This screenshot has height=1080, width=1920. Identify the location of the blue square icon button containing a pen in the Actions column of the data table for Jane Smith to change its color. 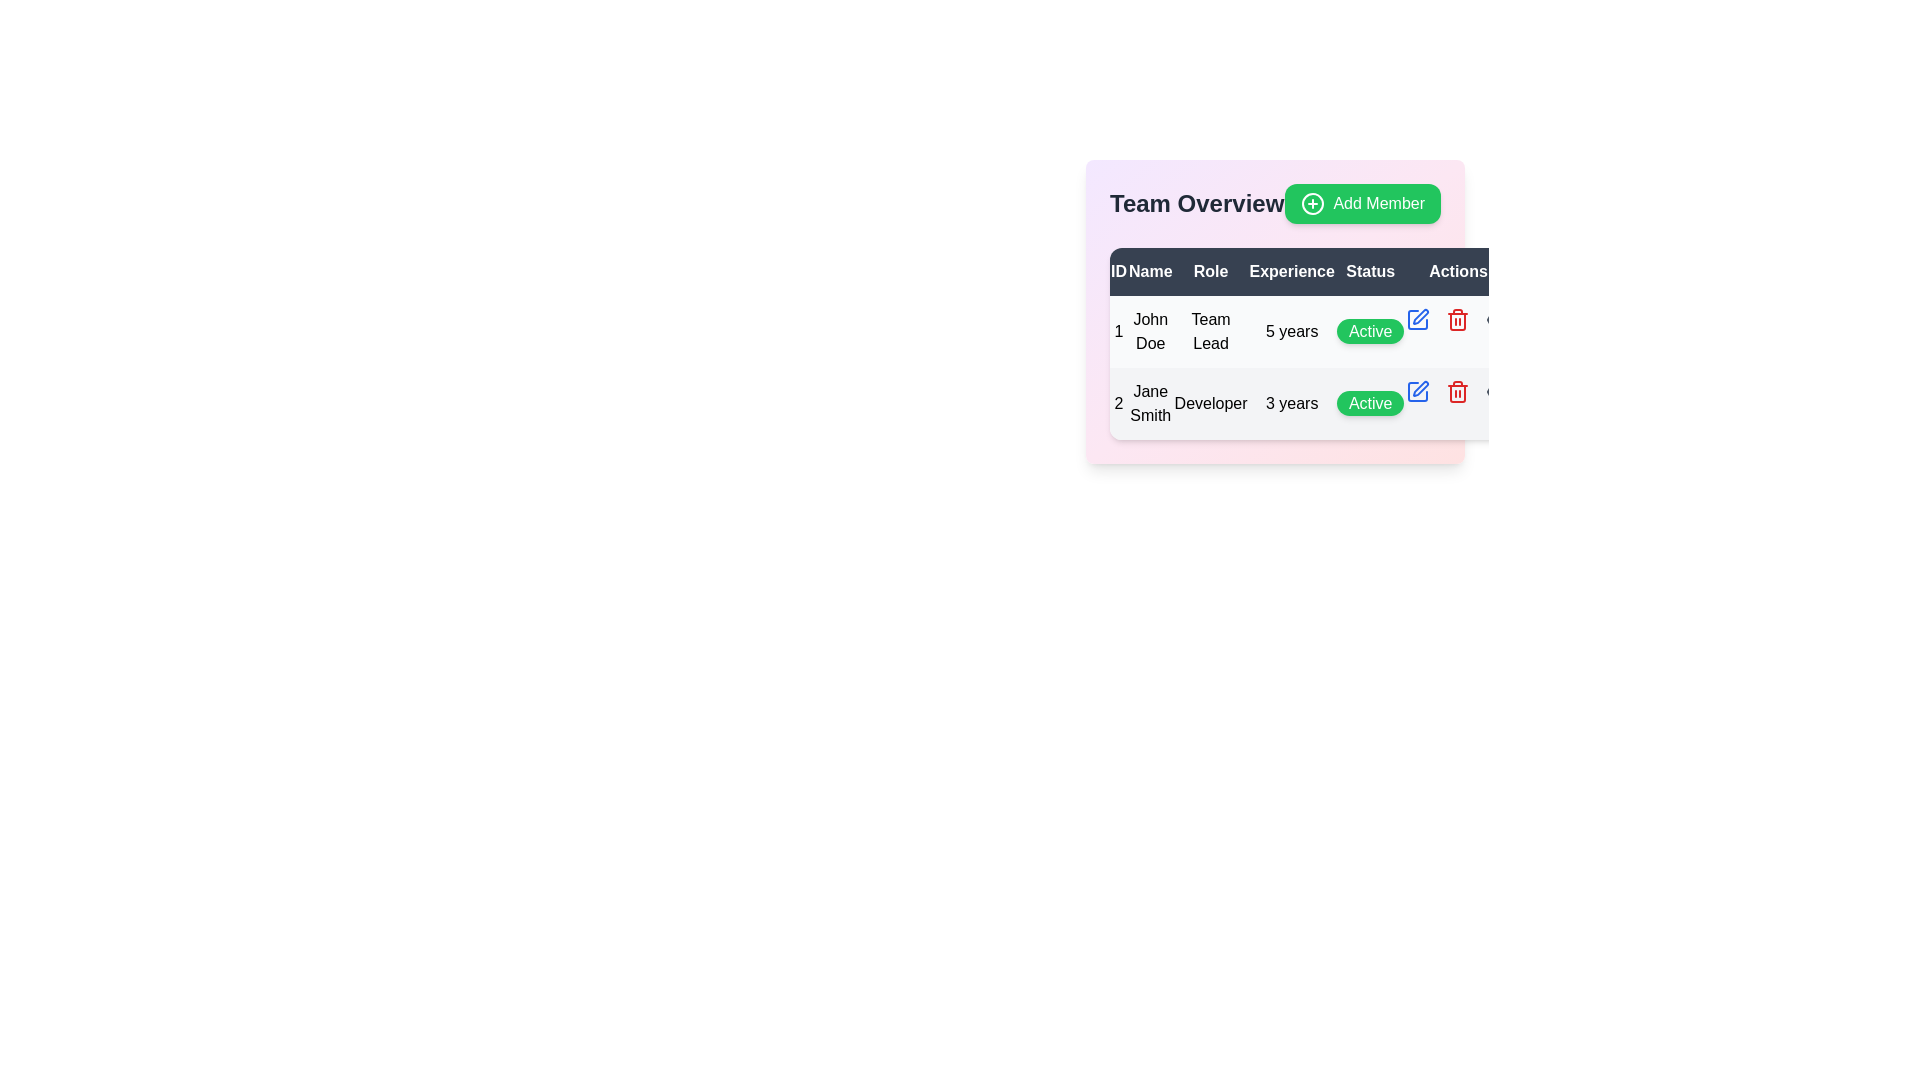
(1417, 392).